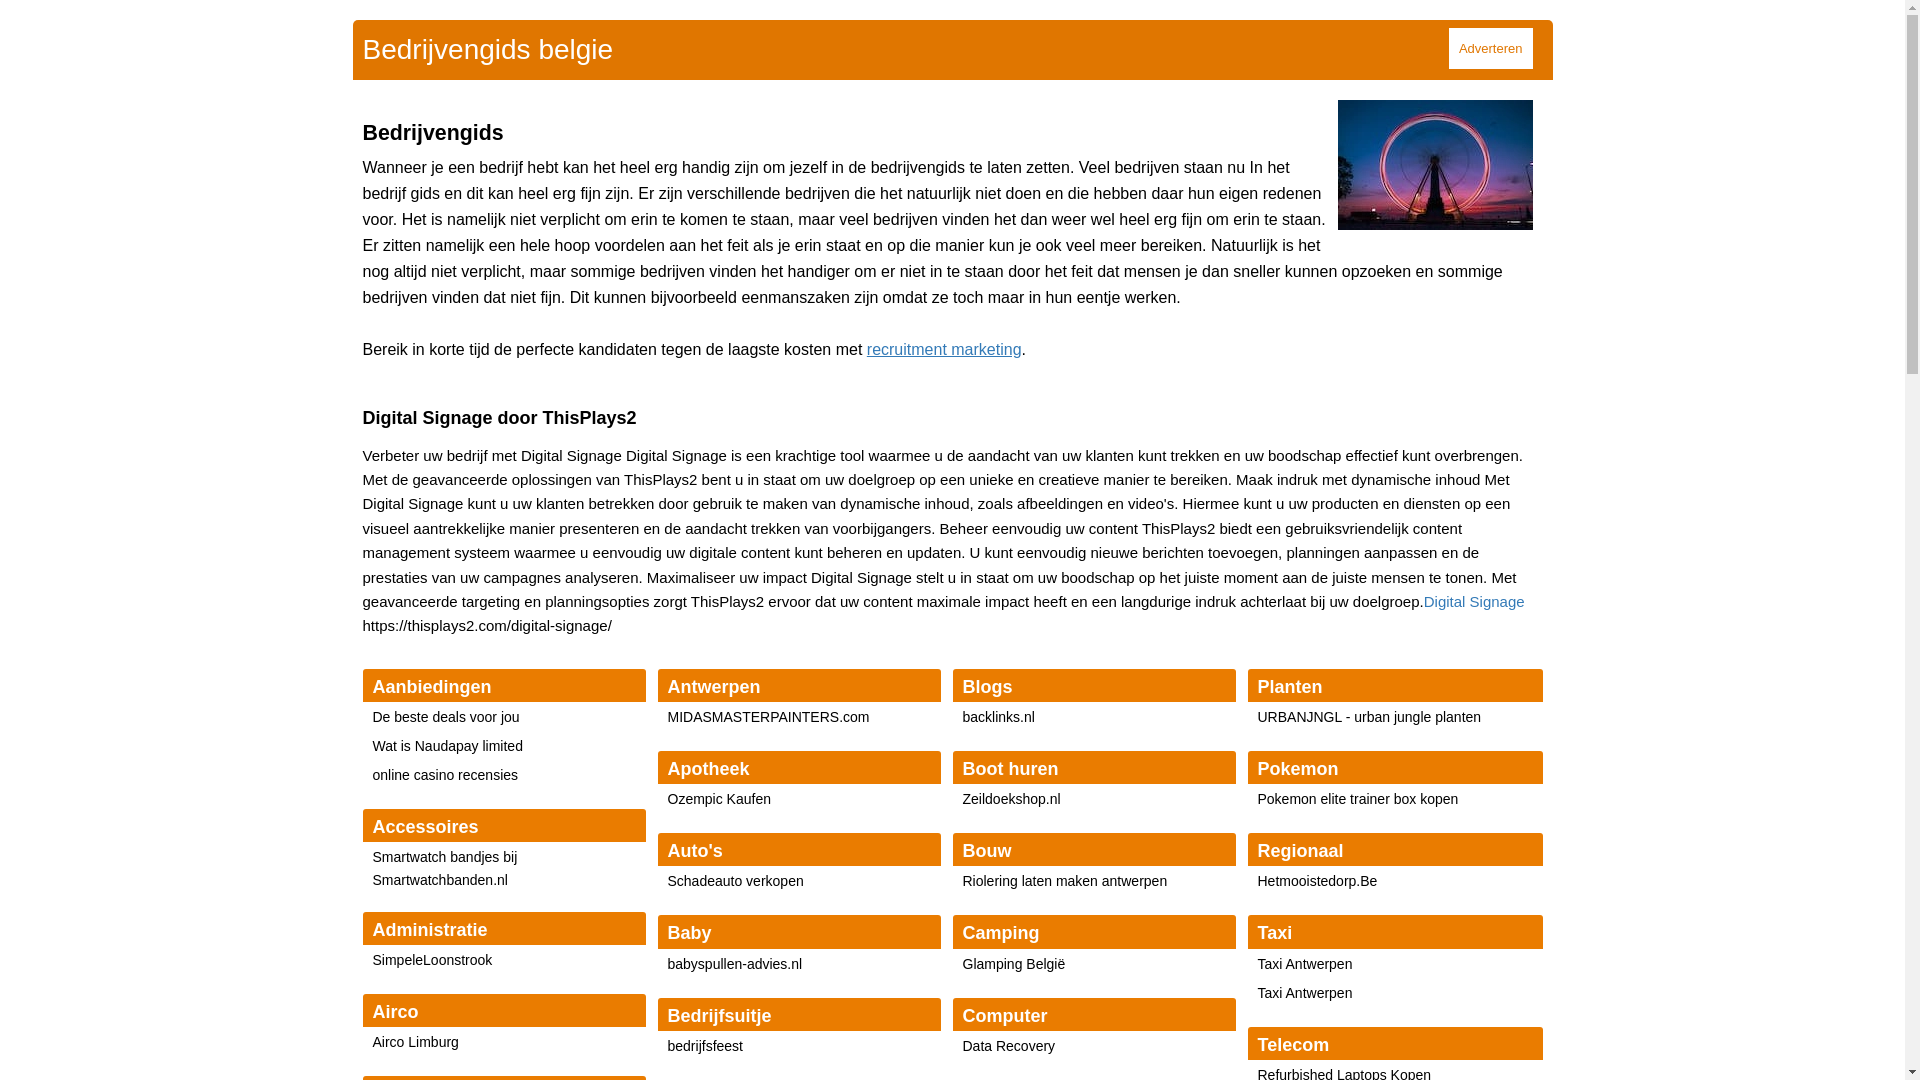 The image size is (1920, 1080). I want to click on 'babyspullen-advies.nl', so click(734, 963).